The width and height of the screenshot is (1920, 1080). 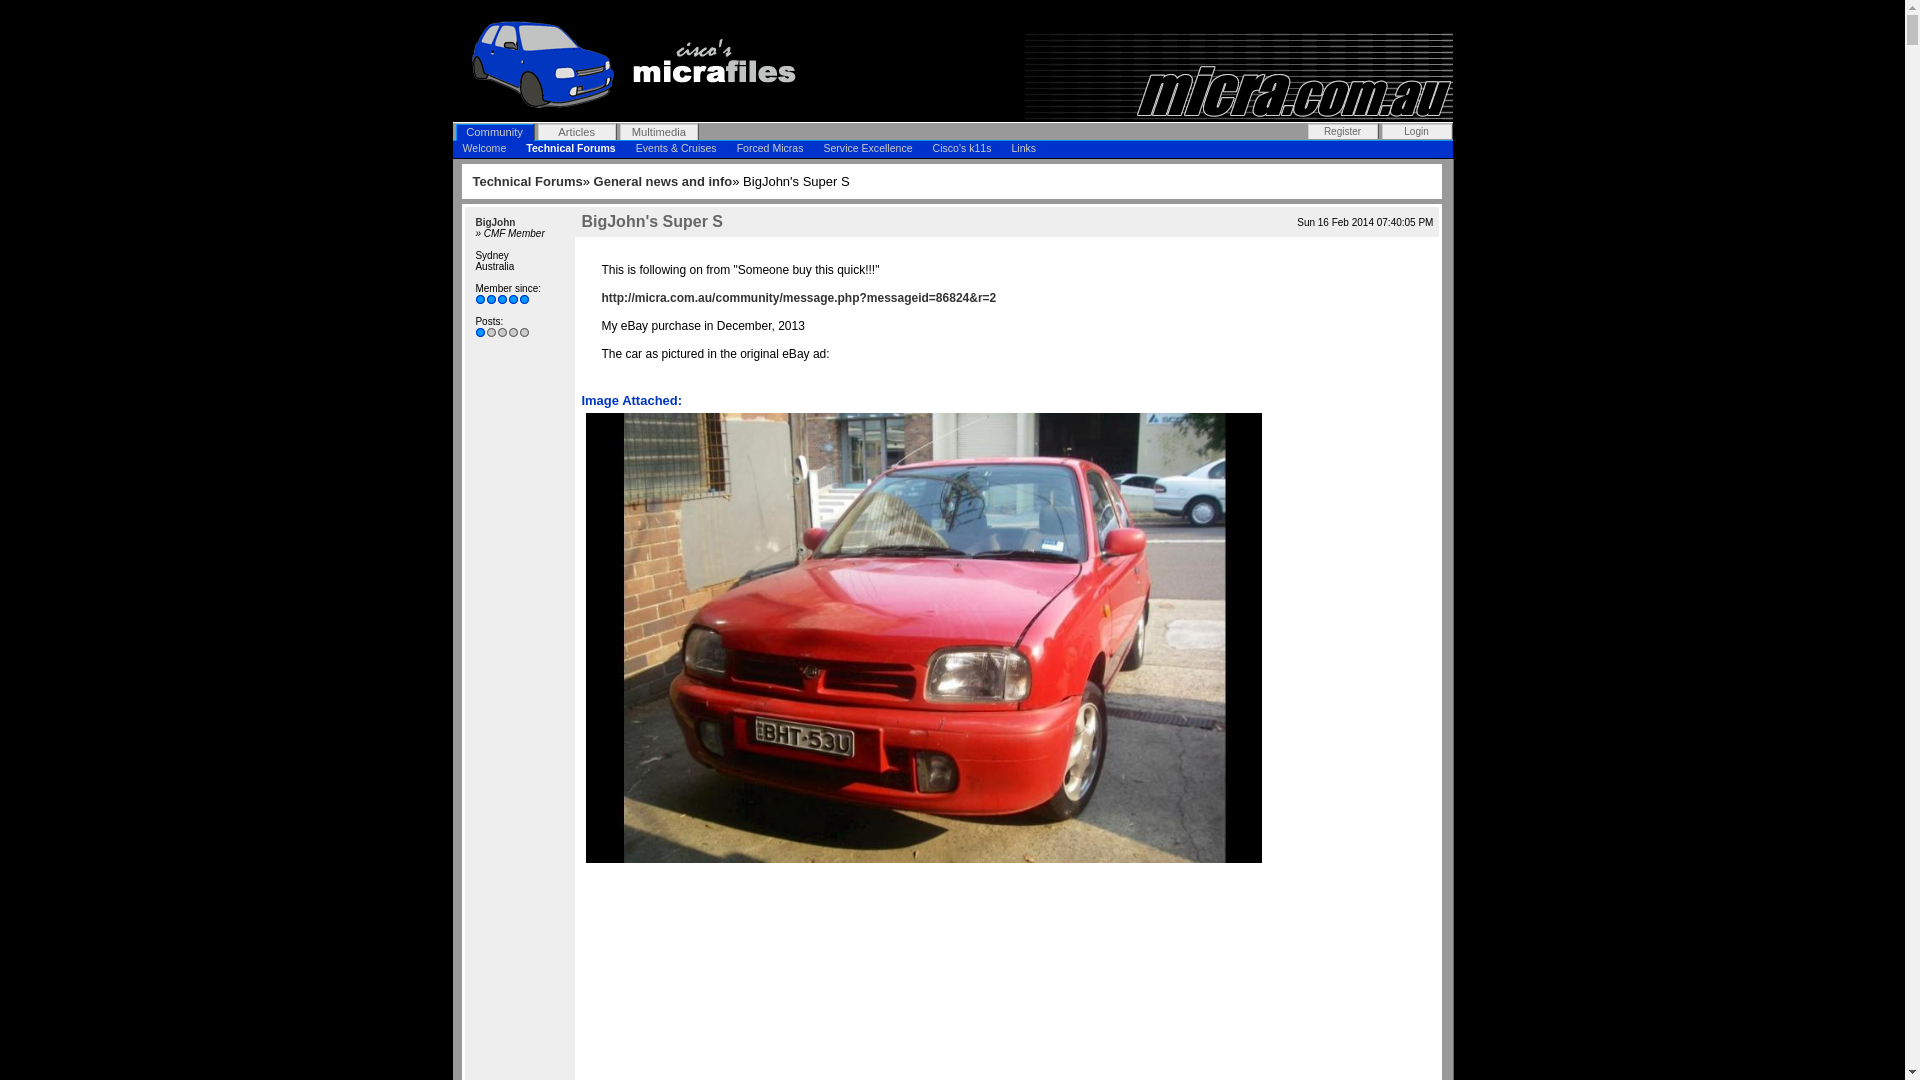 I want to click on 'Events & Cruises', so click(x=676, y=148).